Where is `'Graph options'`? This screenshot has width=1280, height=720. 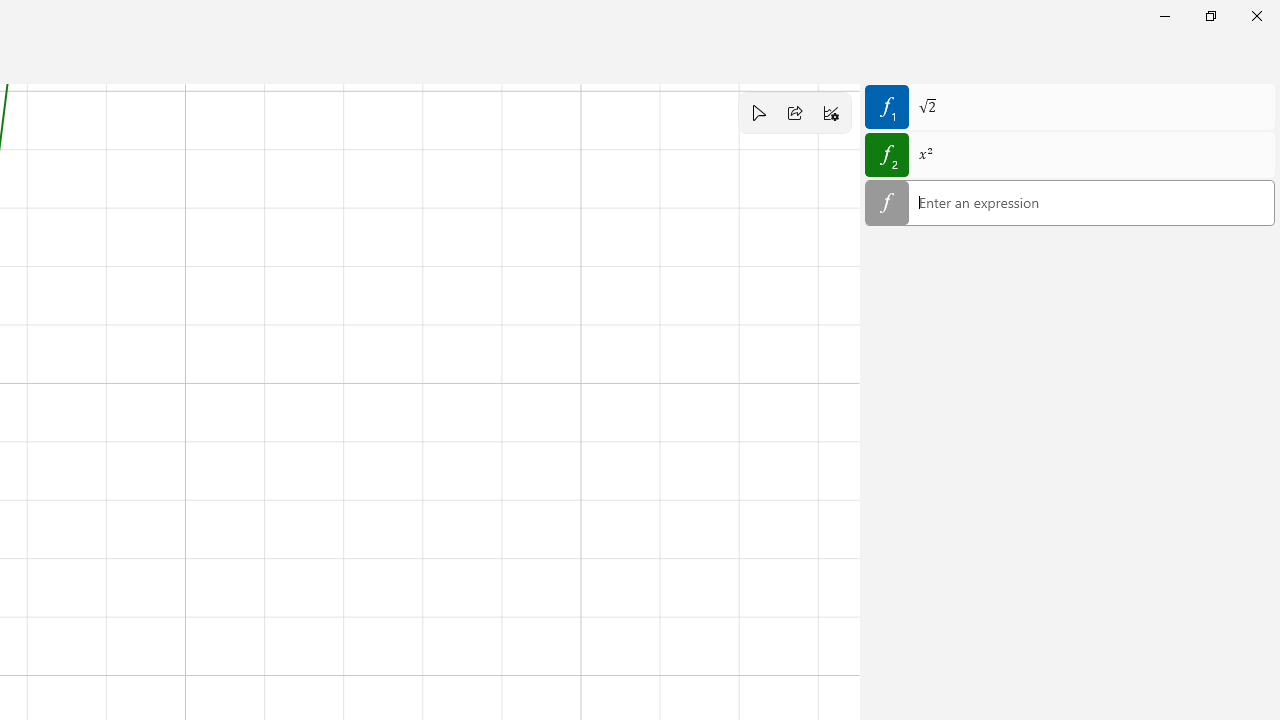
'Graph options' is located at coordinates (831, 113).